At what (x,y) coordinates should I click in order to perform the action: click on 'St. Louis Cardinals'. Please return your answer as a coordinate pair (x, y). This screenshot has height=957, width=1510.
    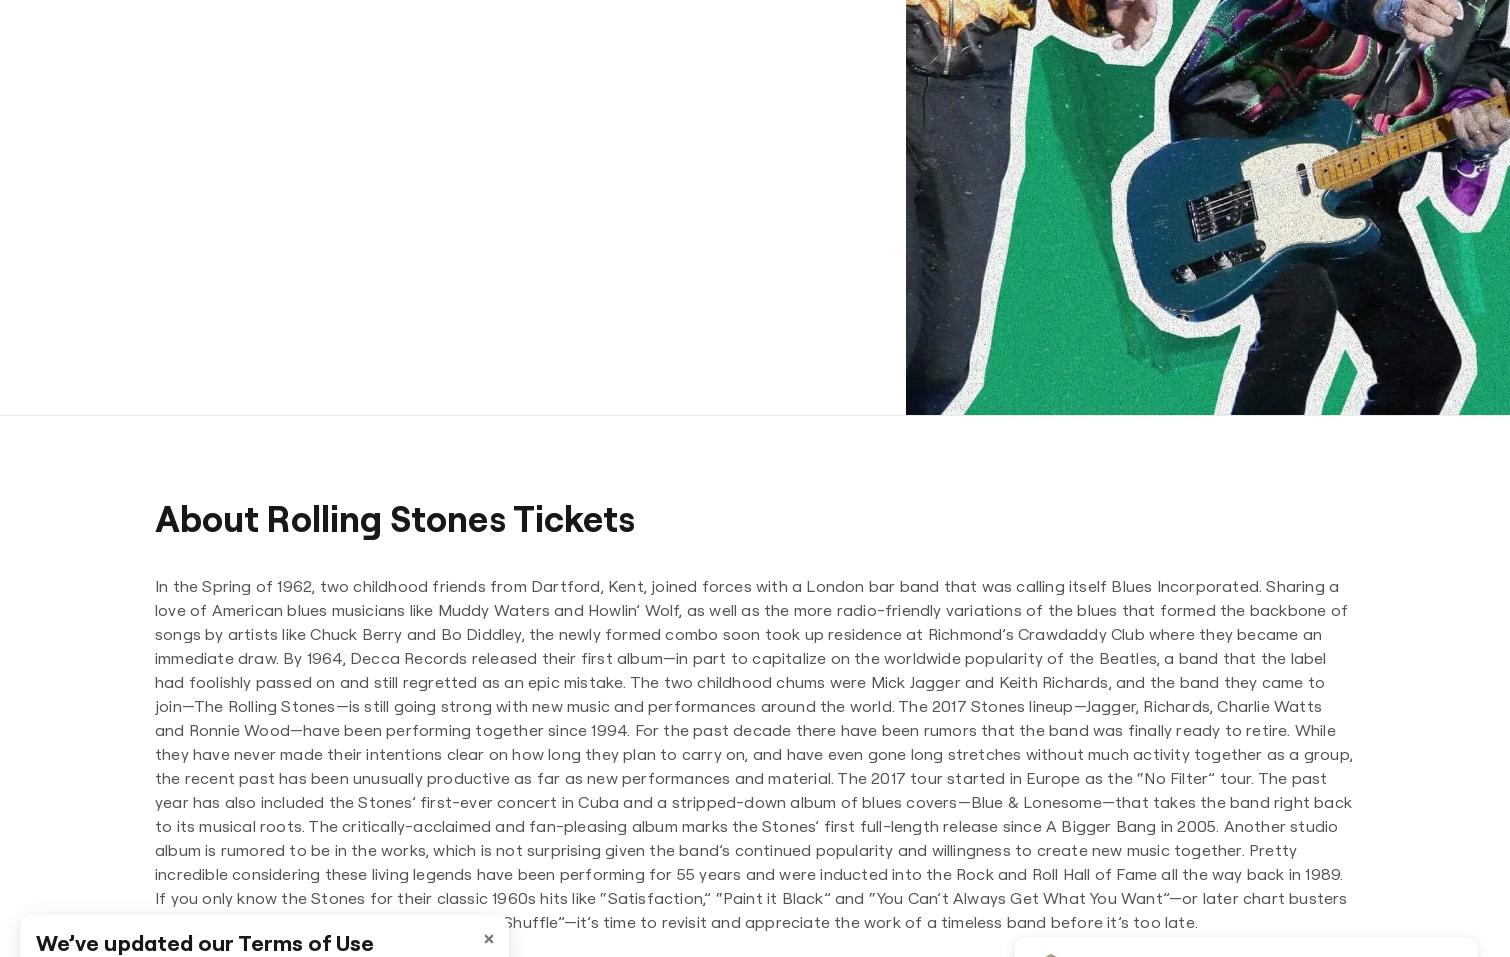
    Looking at the image, I should click on (819, 193).